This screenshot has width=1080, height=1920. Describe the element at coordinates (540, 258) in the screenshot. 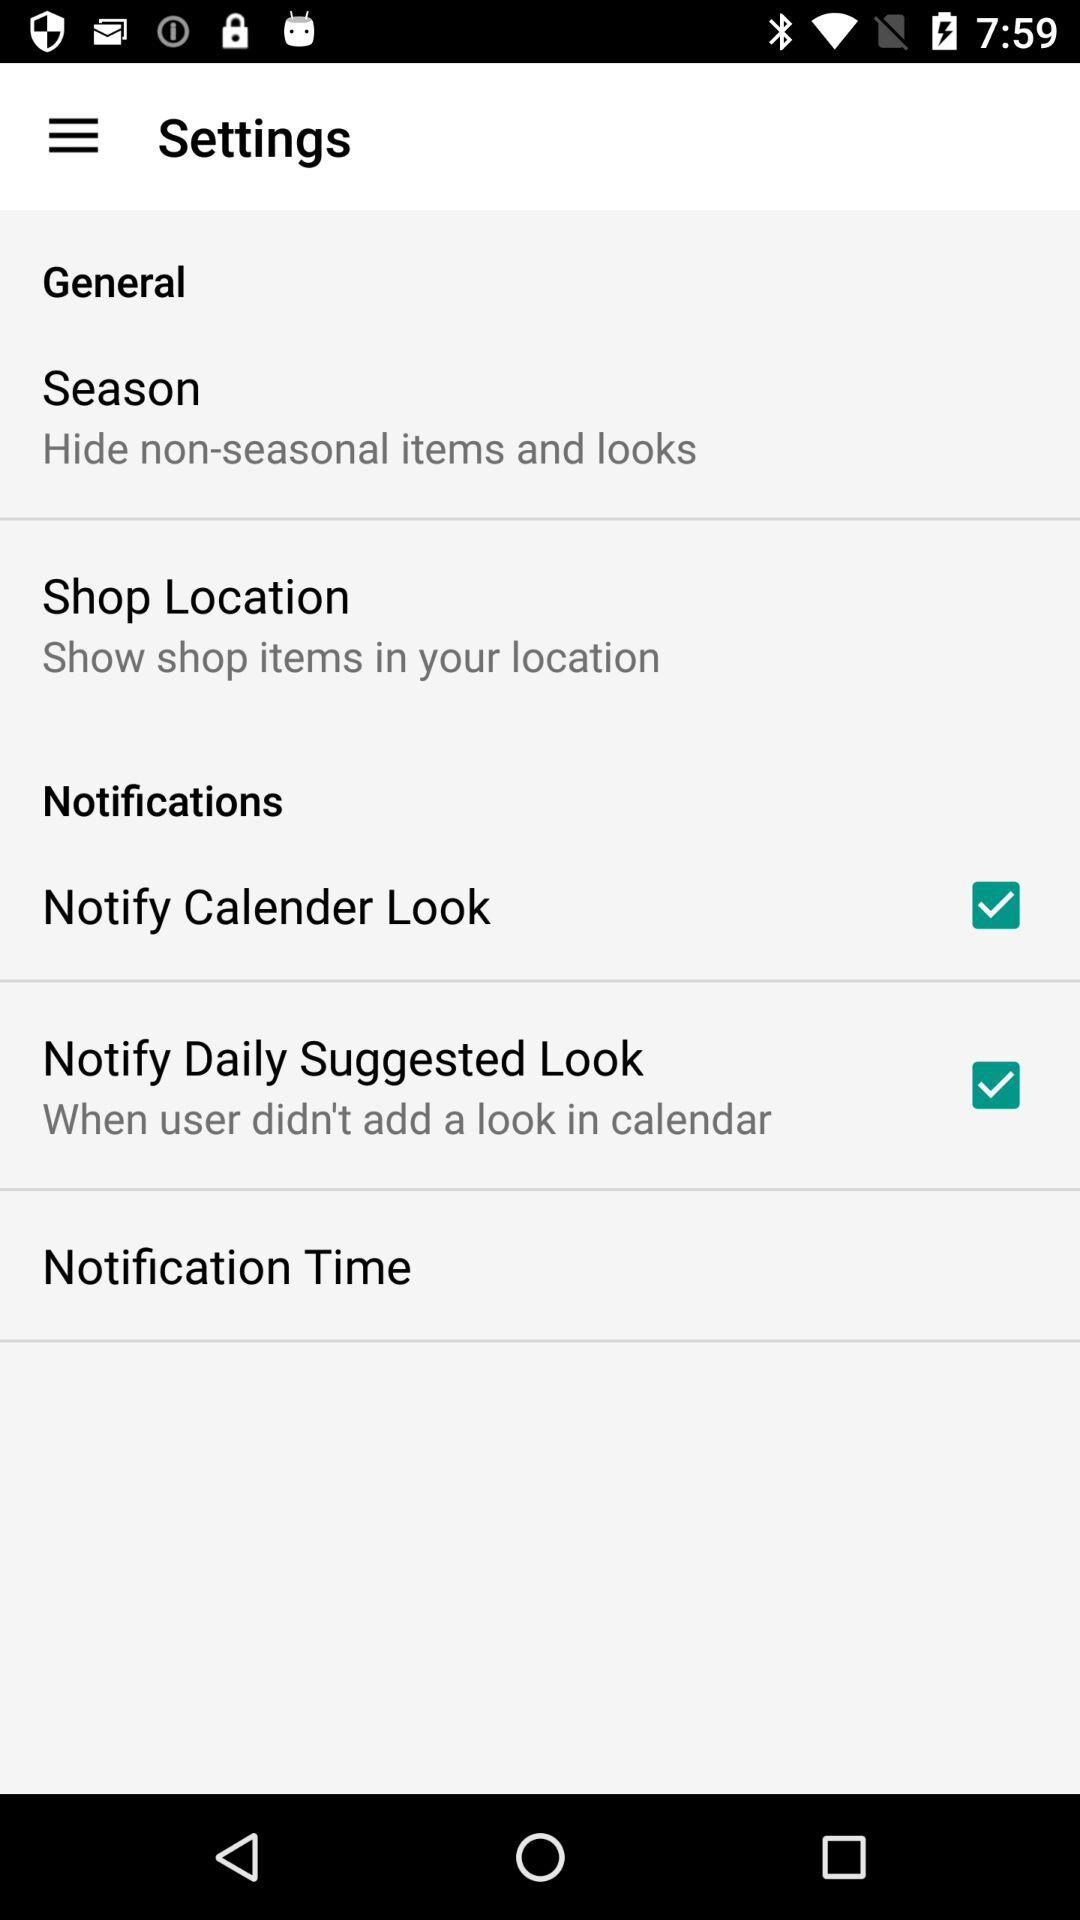

I see `the general item` at that location.